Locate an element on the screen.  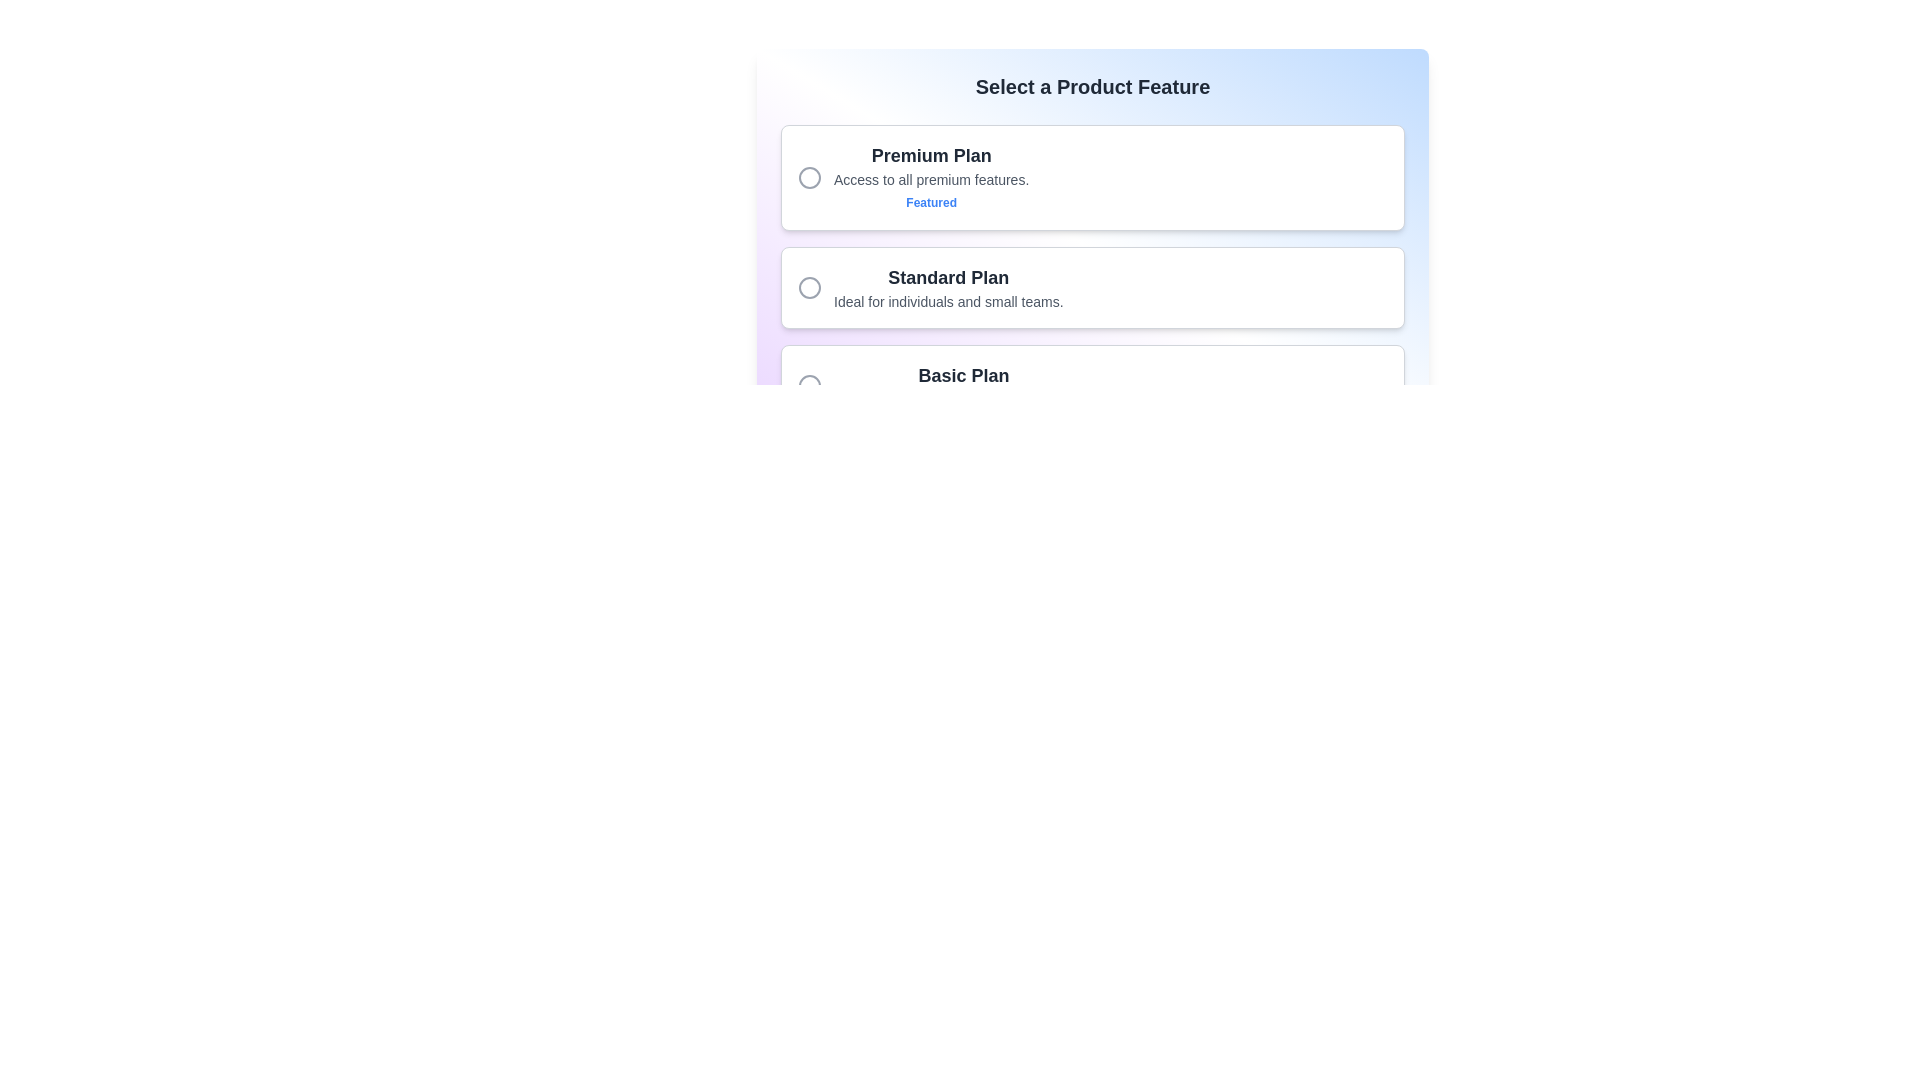
the 'Basic Plan' text label is located at coordinates (964, 375).